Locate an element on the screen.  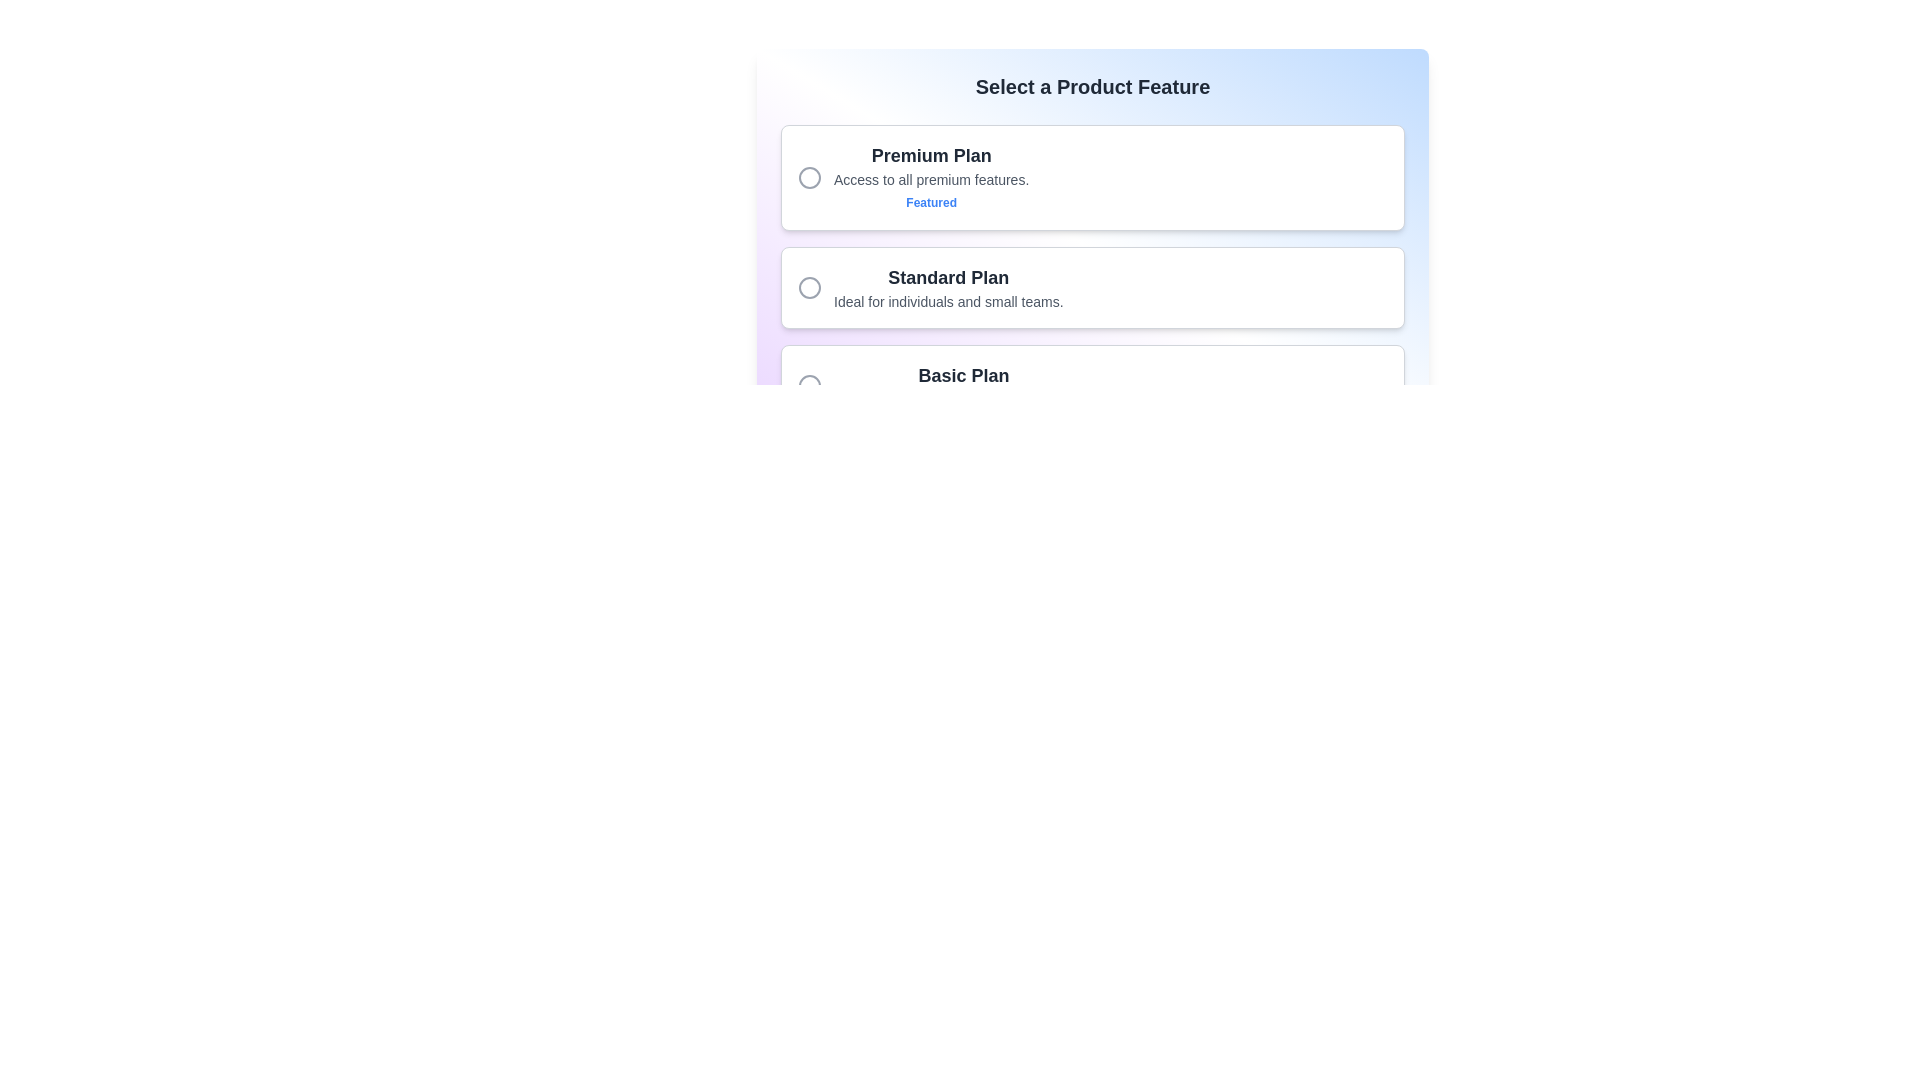
the 'Basic Plan' text label is located at coordinates (964, 375).